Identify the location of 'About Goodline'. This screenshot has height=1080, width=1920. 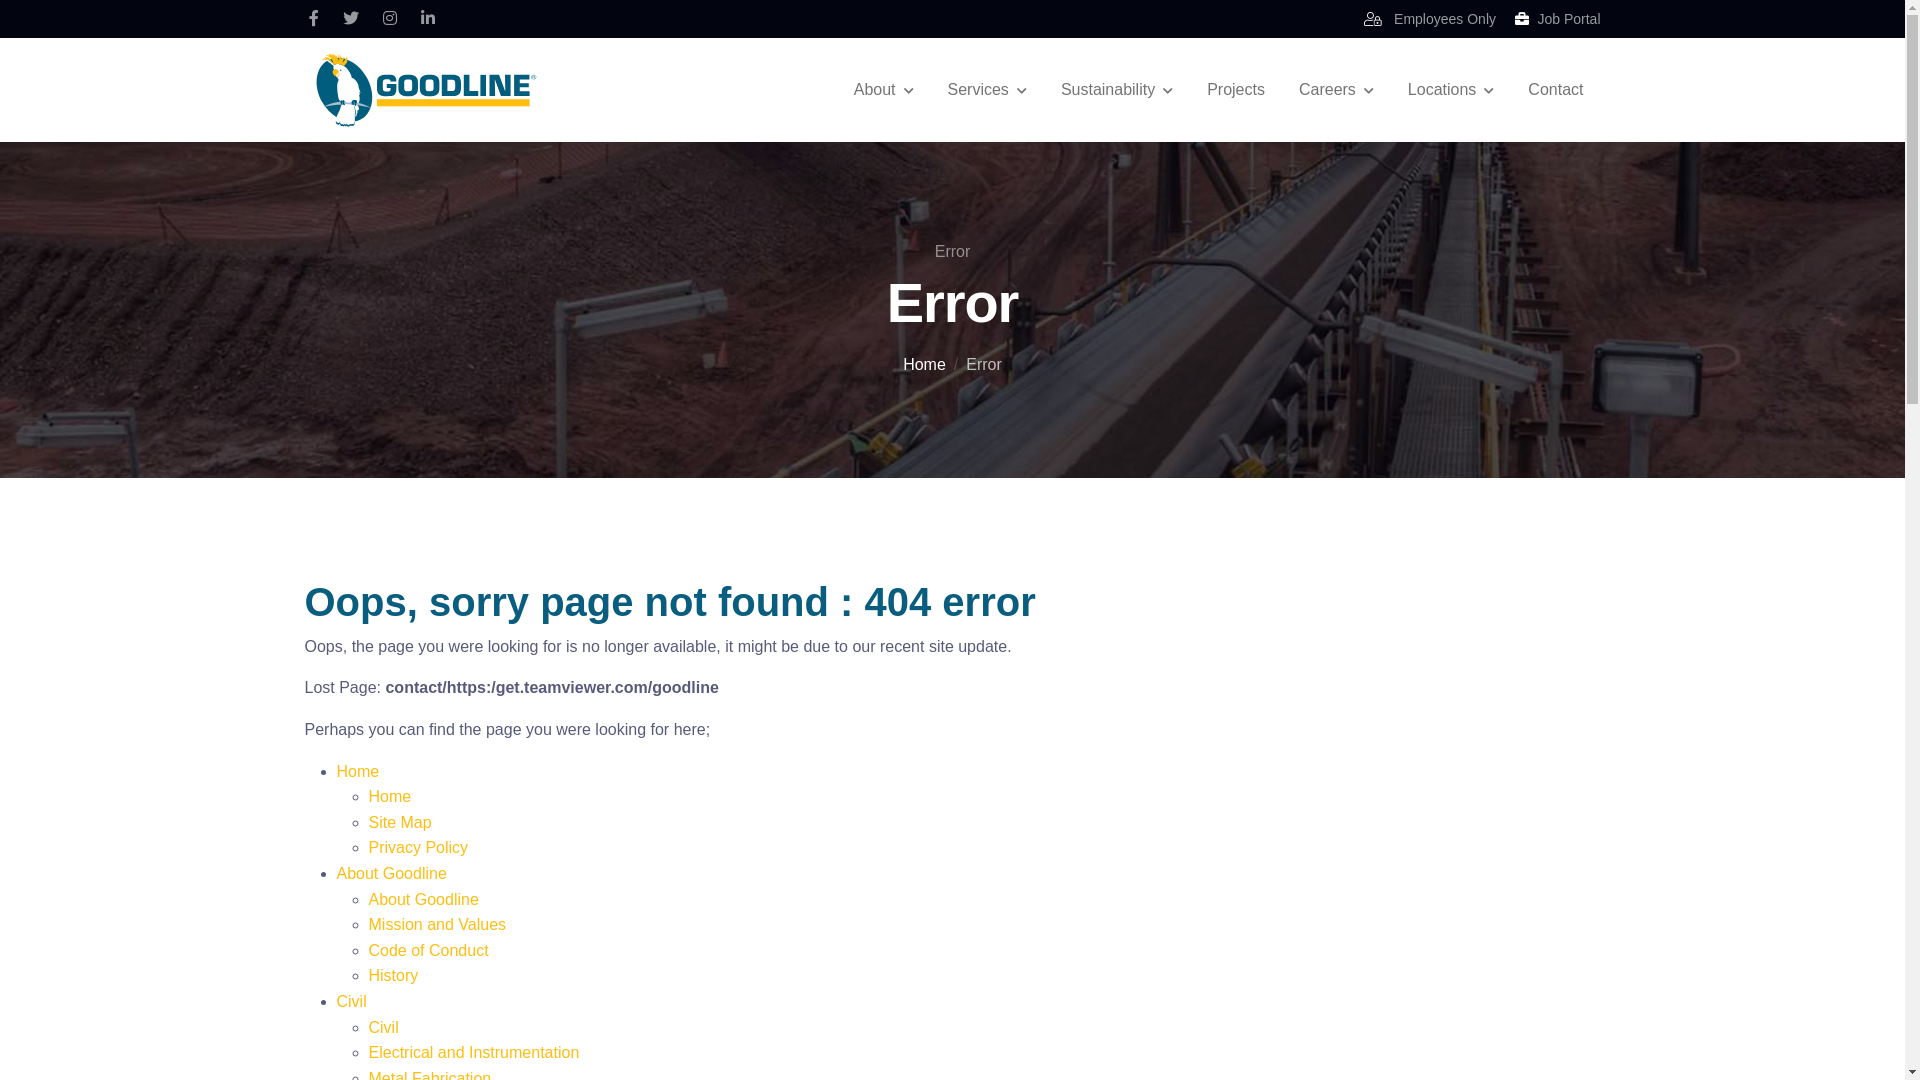
(390, 872).